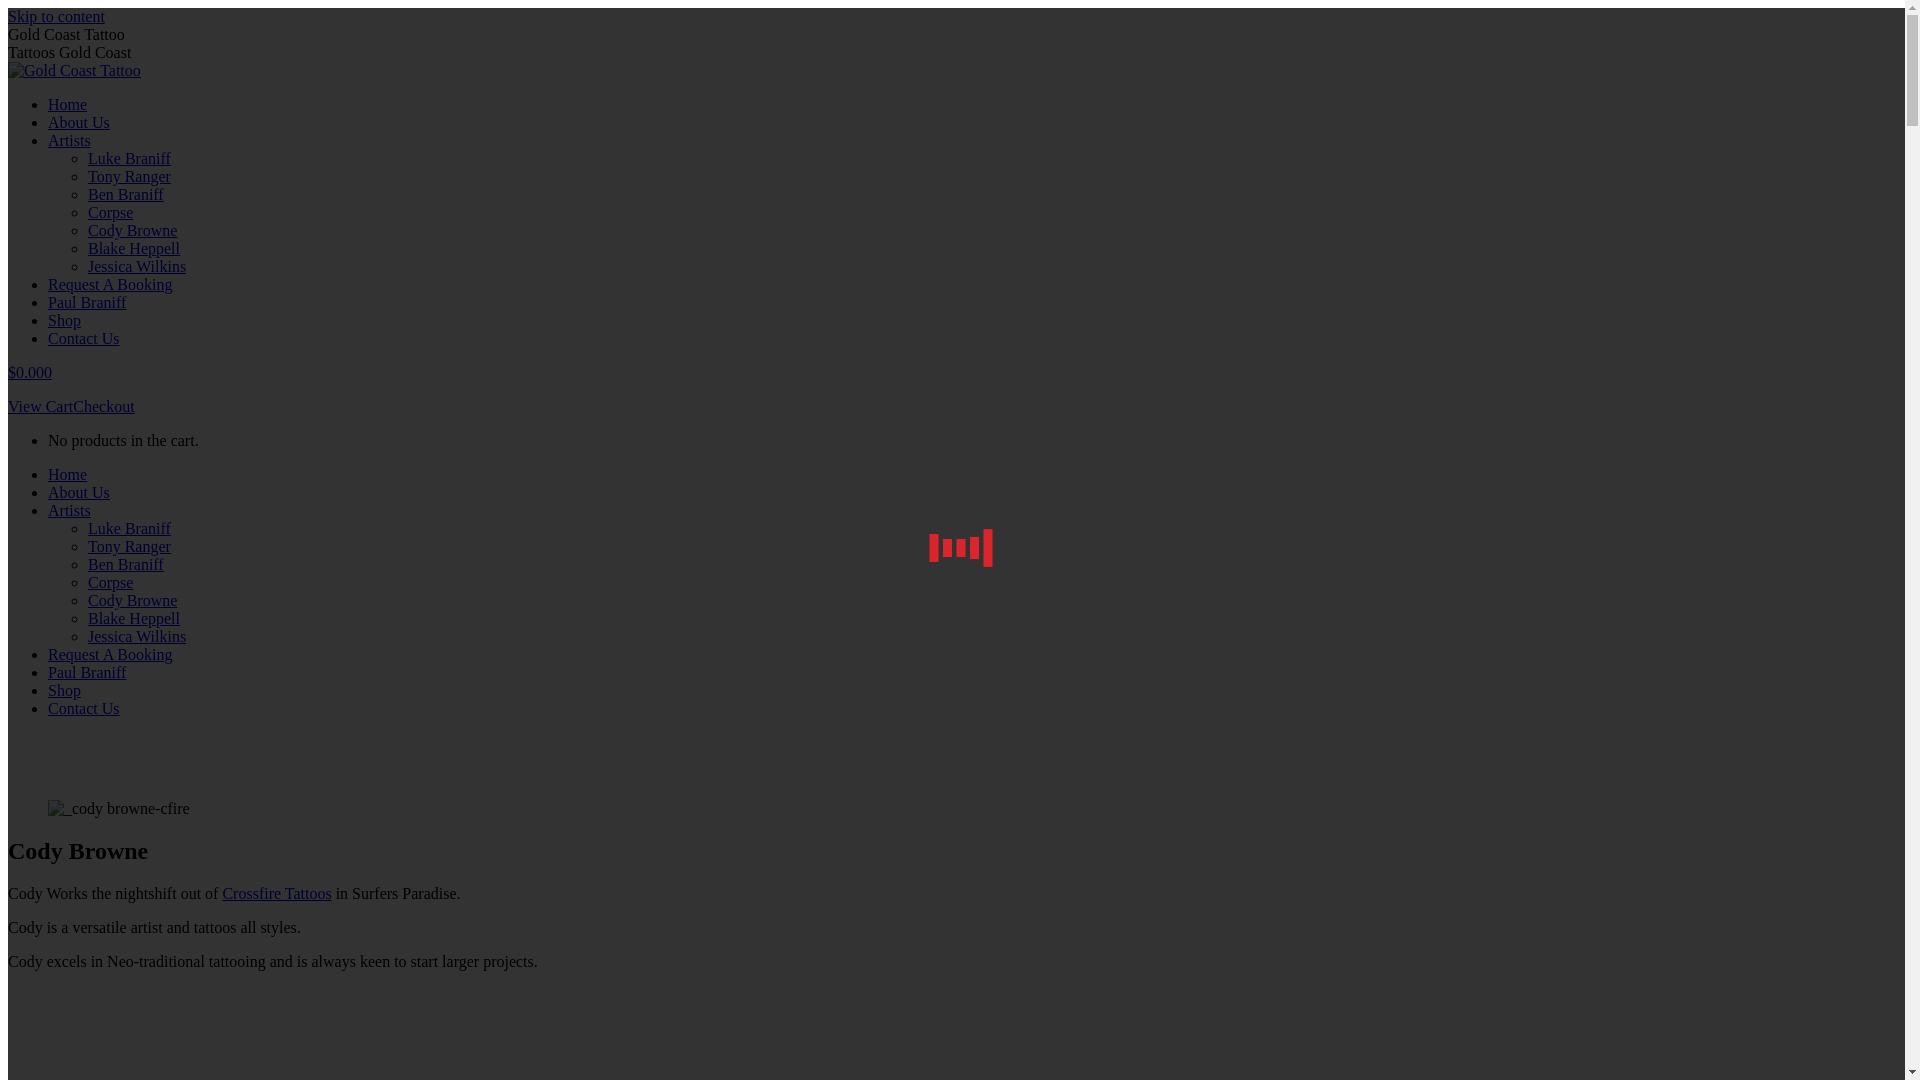  Describe the element at coordinates (82, 707) in the screenshot. I see `'Contact Us'` at that location.